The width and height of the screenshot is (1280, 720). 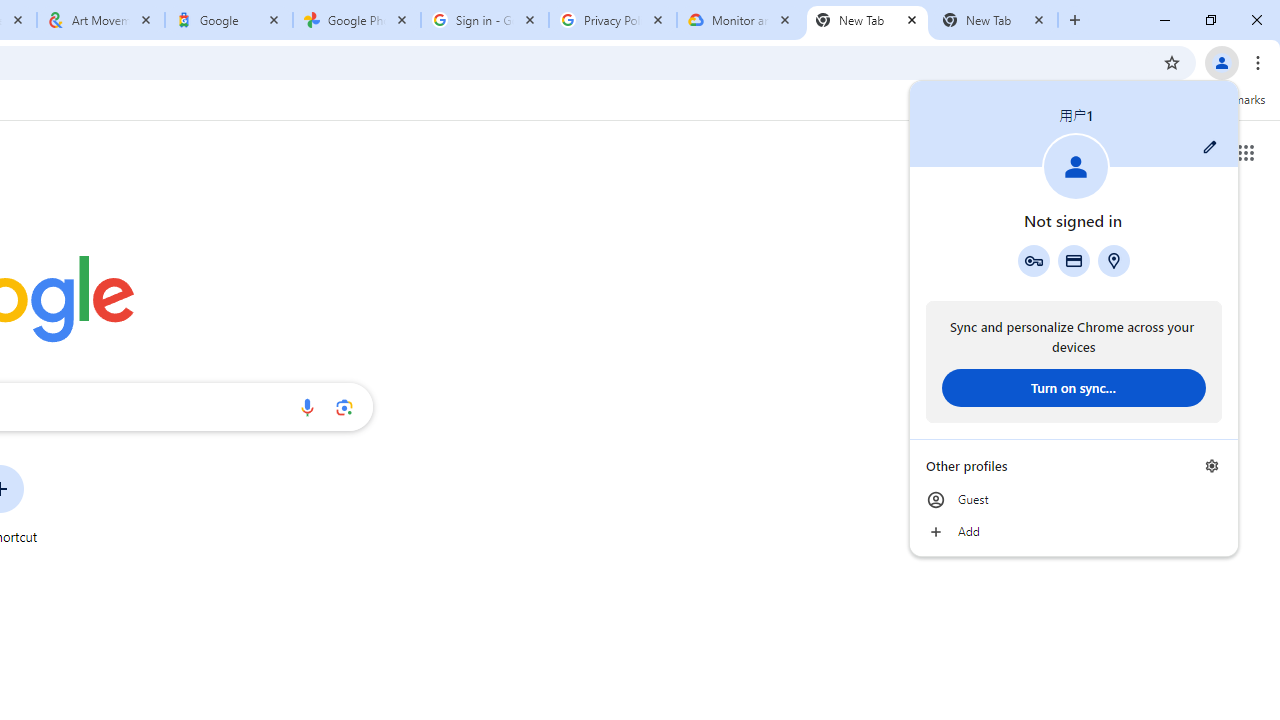 I want to click on 'Addresses and more', so click(x=1113, y=260).